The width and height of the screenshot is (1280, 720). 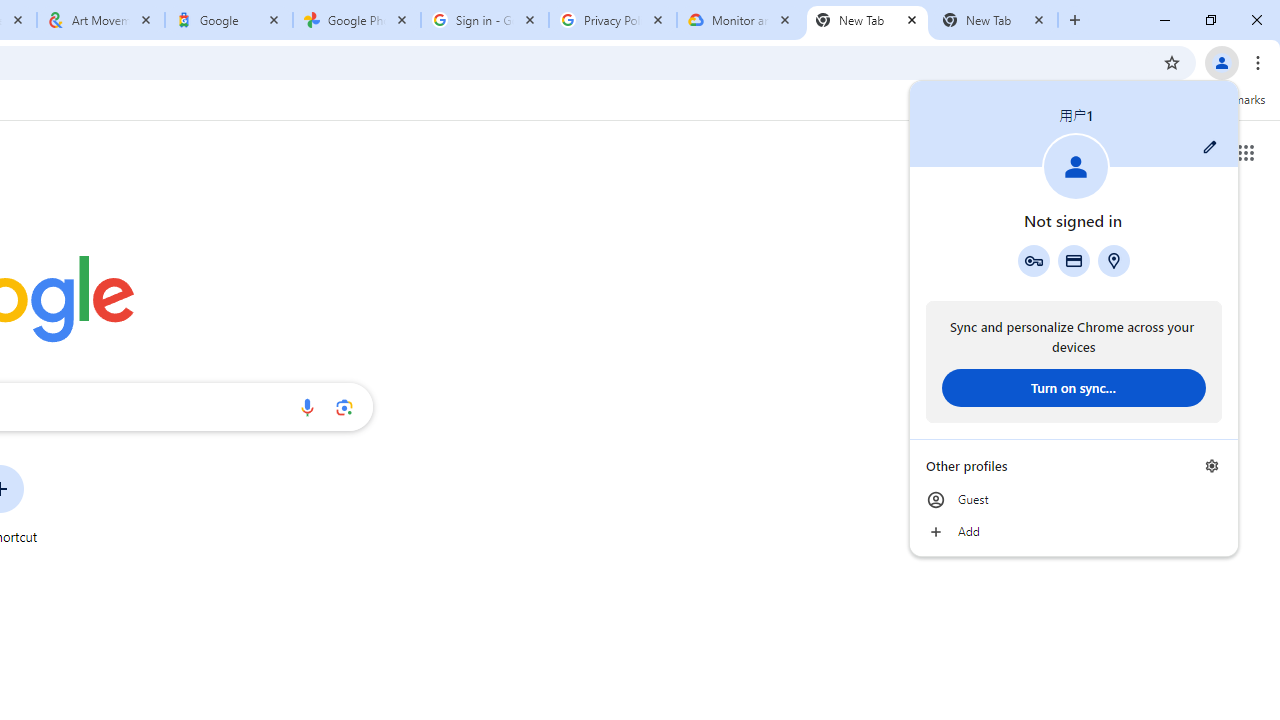 I want to click on 'Addresses and more', so click(x=1113, y=260).